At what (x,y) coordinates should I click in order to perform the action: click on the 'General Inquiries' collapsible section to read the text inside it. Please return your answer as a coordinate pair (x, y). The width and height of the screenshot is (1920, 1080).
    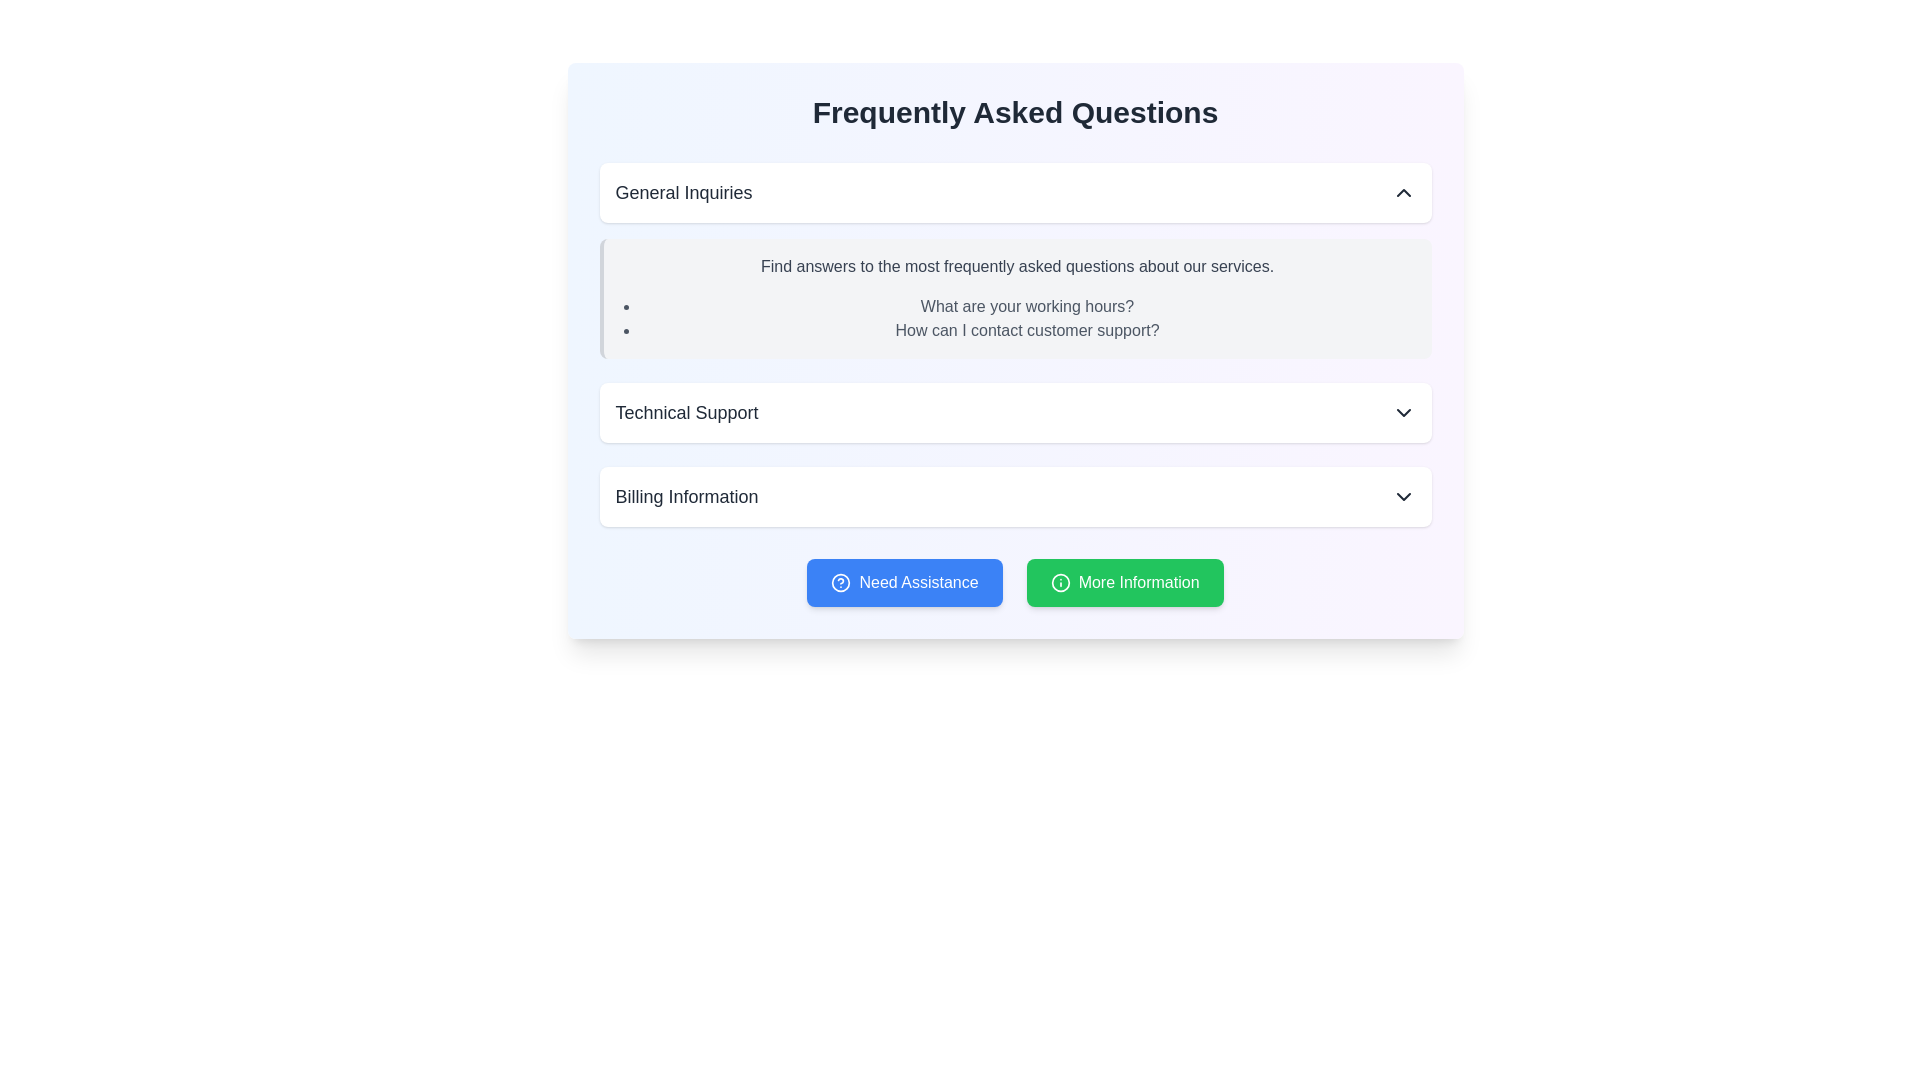
    Looking at the image, I should click on (1015, 260).